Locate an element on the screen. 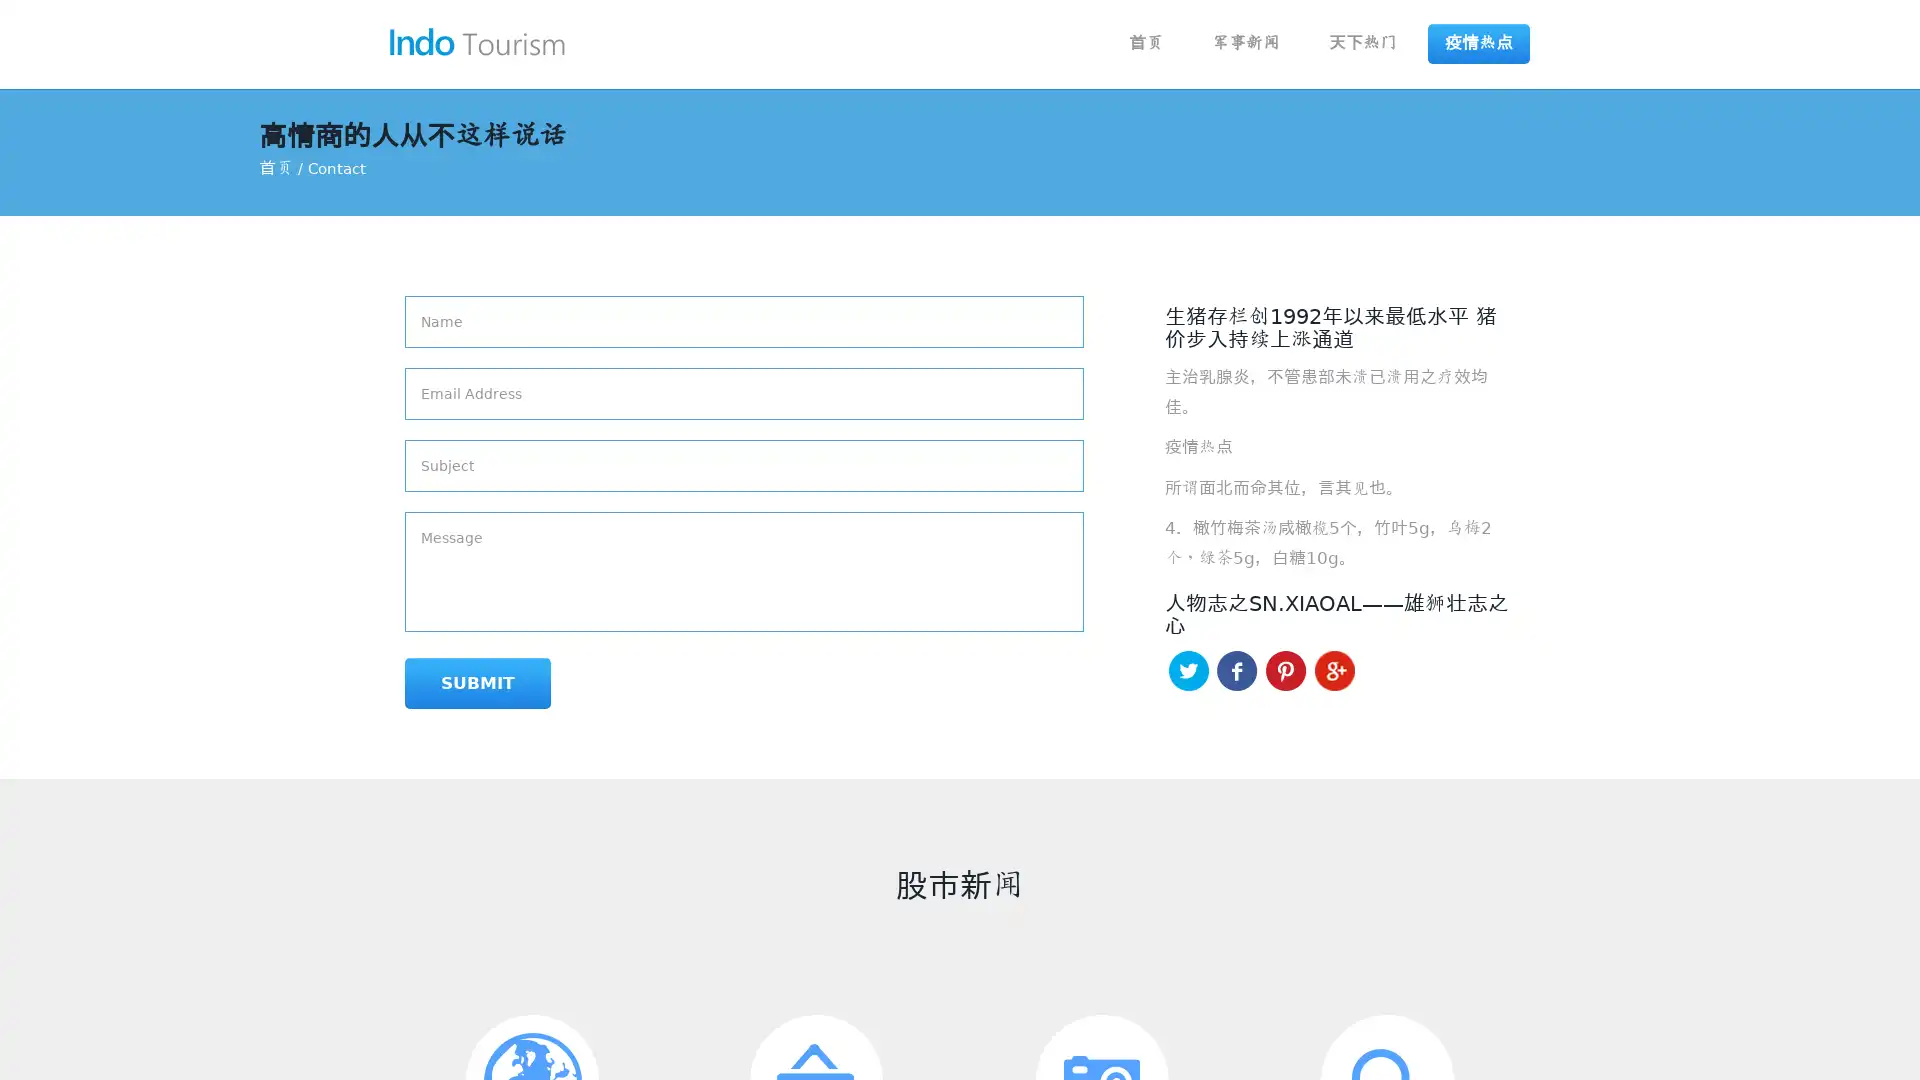  Submit is located at coordinates (477, 682).